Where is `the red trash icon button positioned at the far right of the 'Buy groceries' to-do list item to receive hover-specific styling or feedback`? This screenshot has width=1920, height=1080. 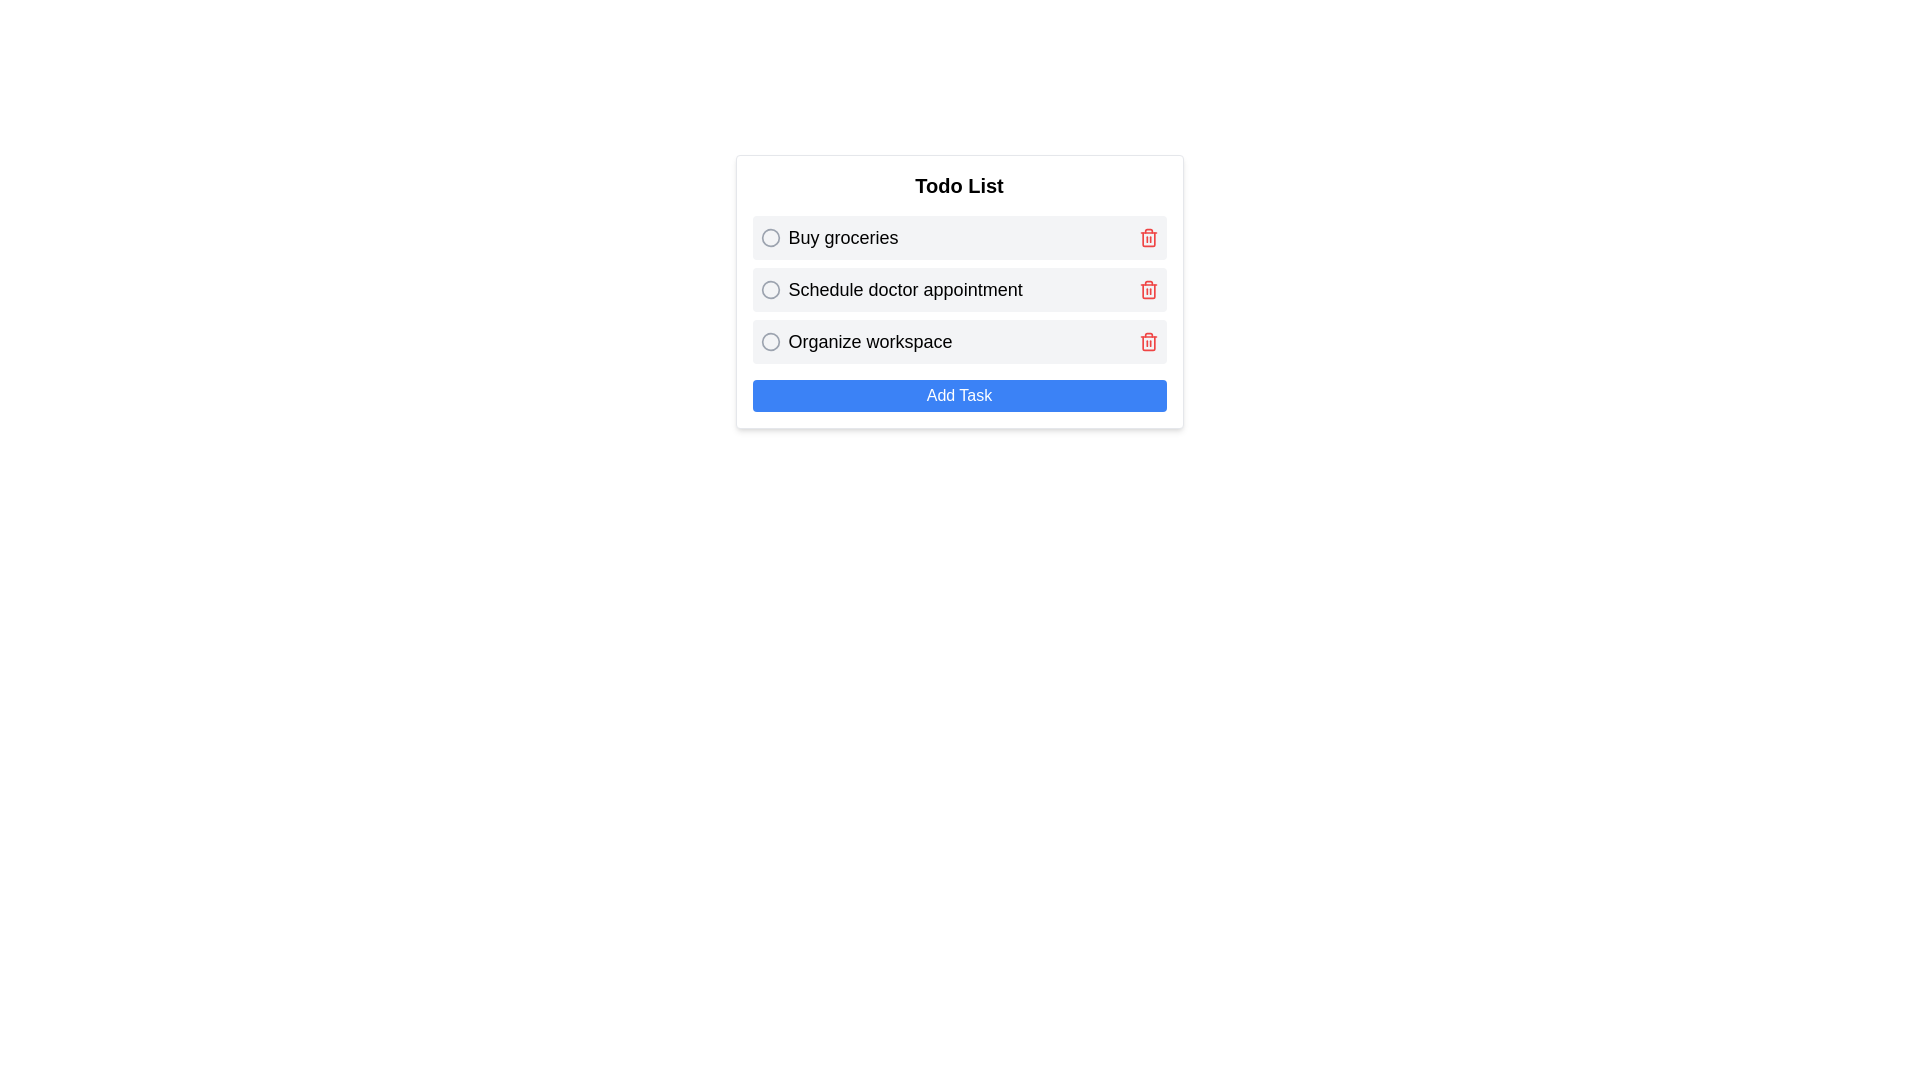 the red trash icon button positioned at the far right of the 'Buy groceries' to-do list item to receive hover-specific styling or feedback is located at coordinates (1148, 237).